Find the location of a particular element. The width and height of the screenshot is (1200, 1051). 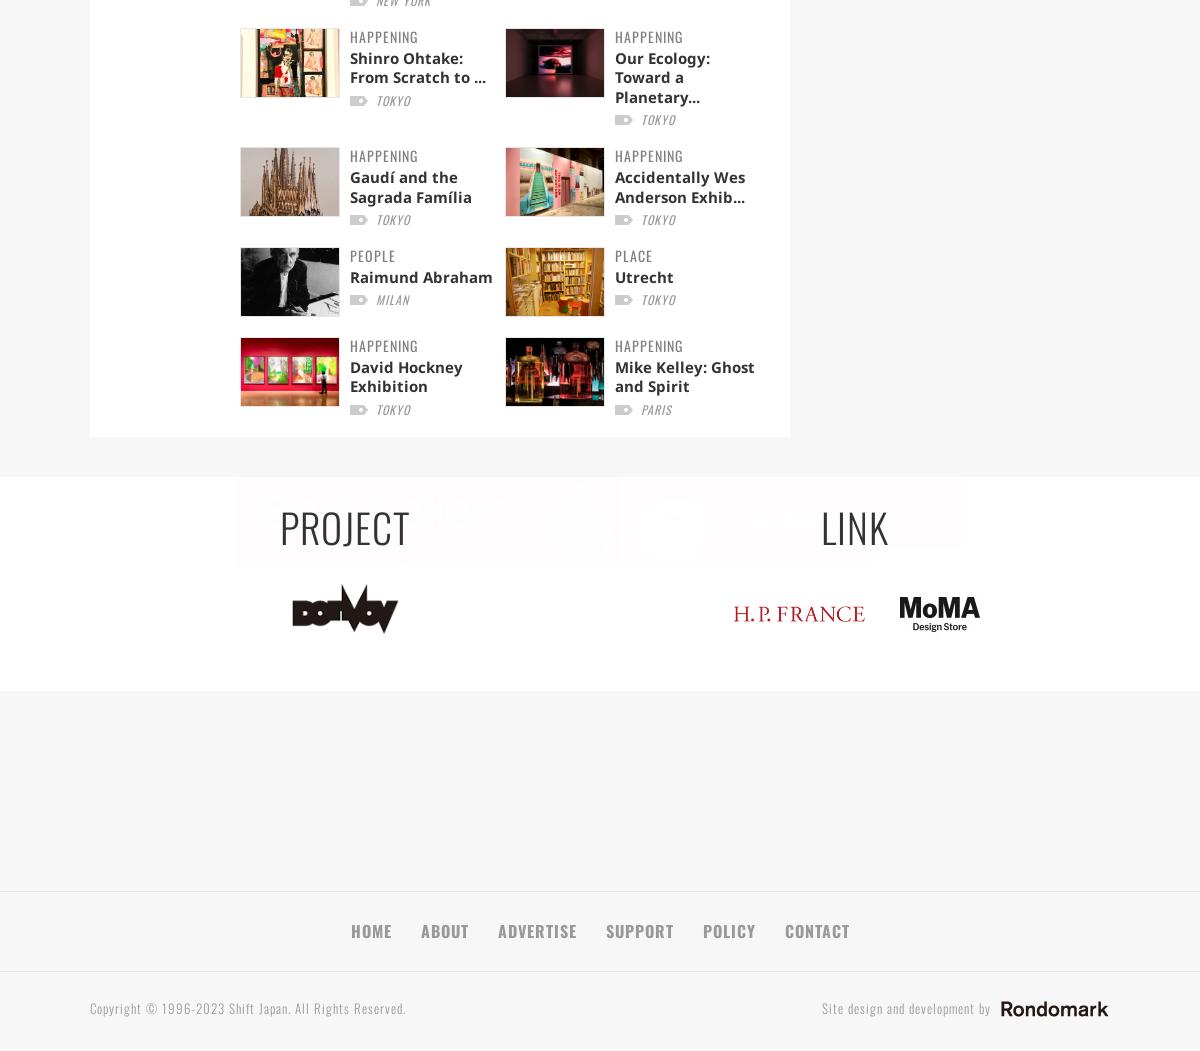

'PLACE' is located at coordinates (633, 254).